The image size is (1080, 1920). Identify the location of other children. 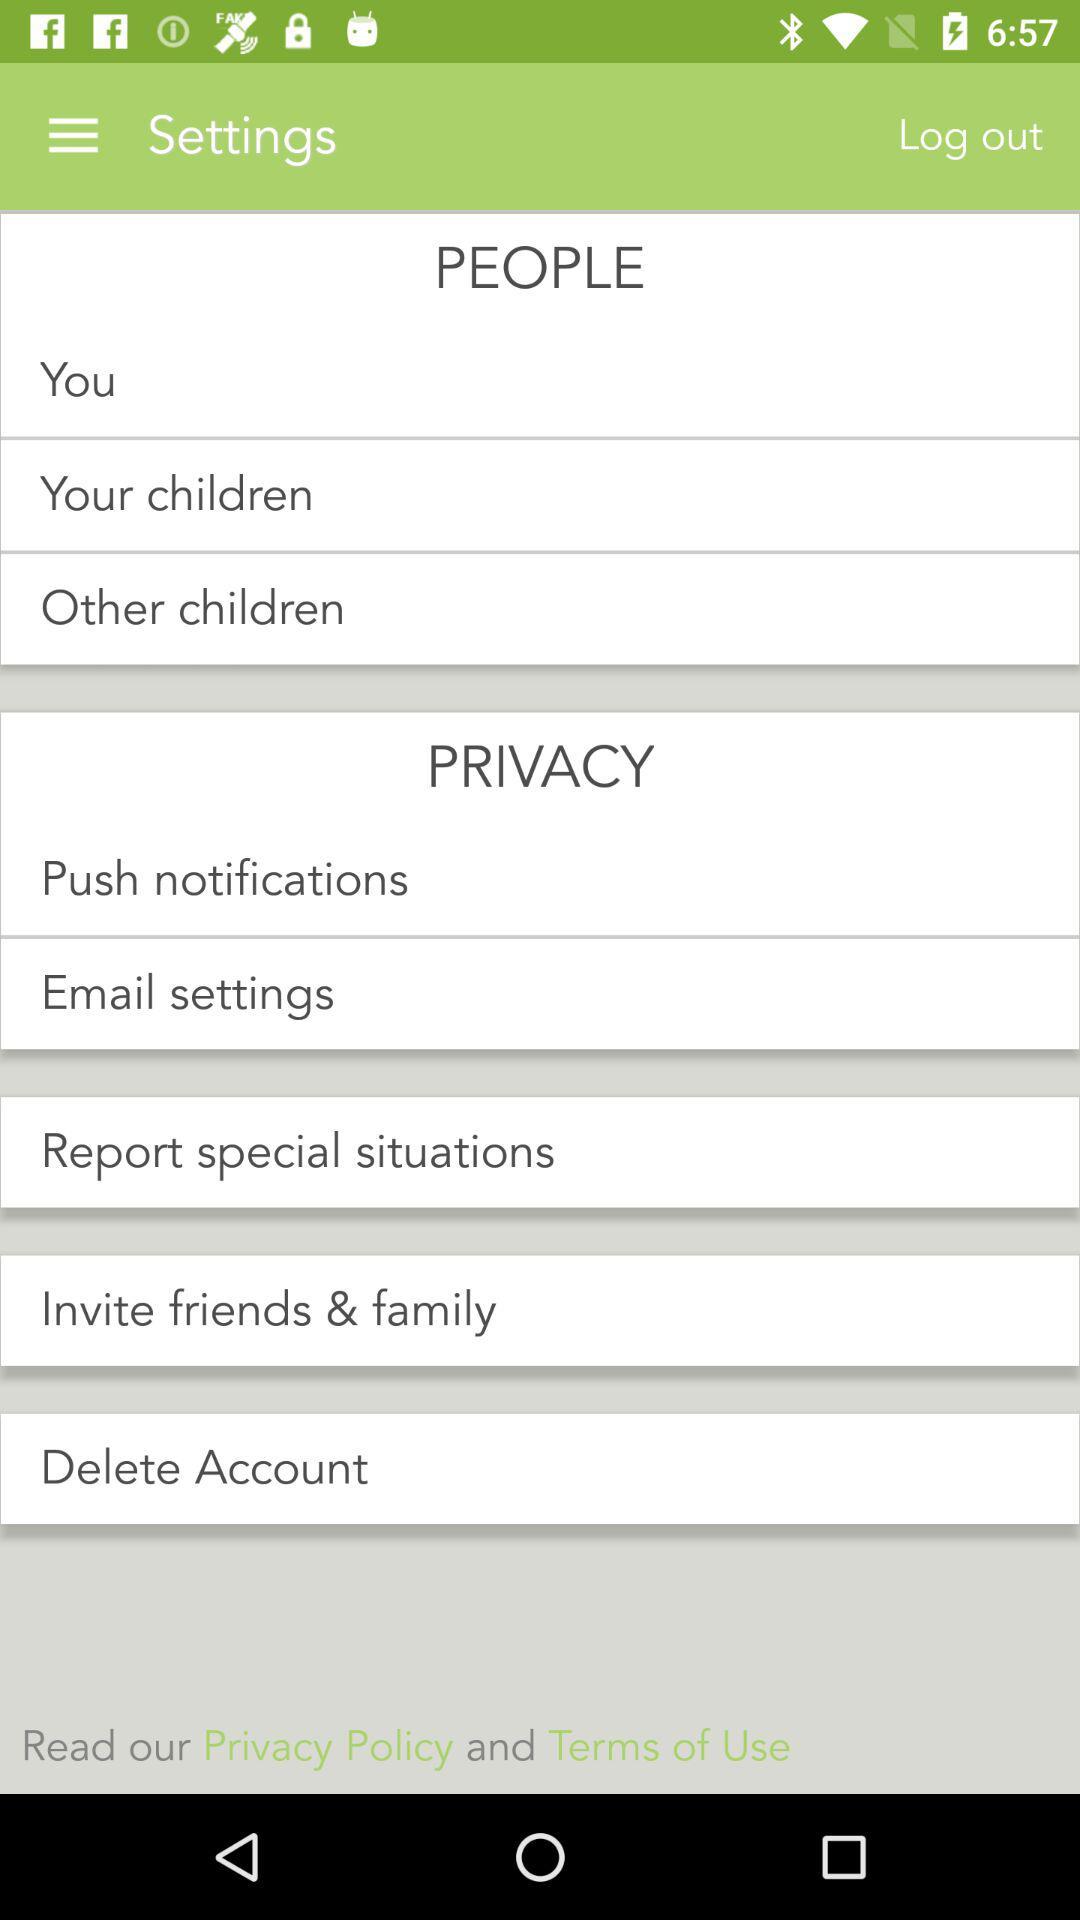
(540, 608).